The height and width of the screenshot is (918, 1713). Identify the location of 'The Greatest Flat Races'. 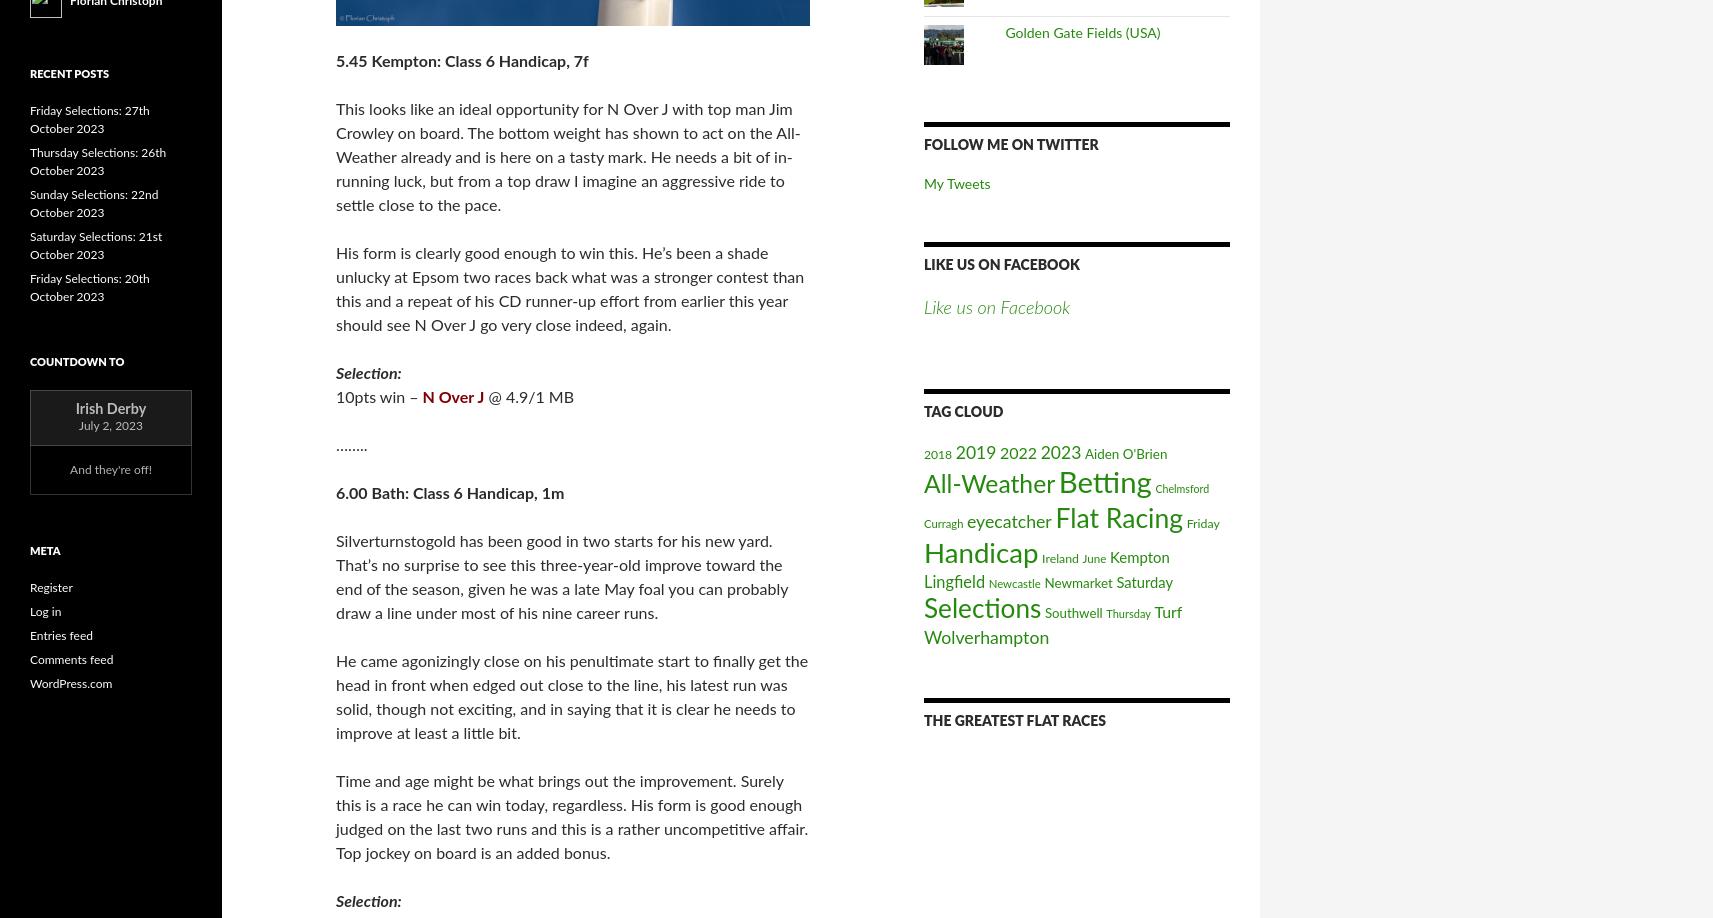
(1014, 721).